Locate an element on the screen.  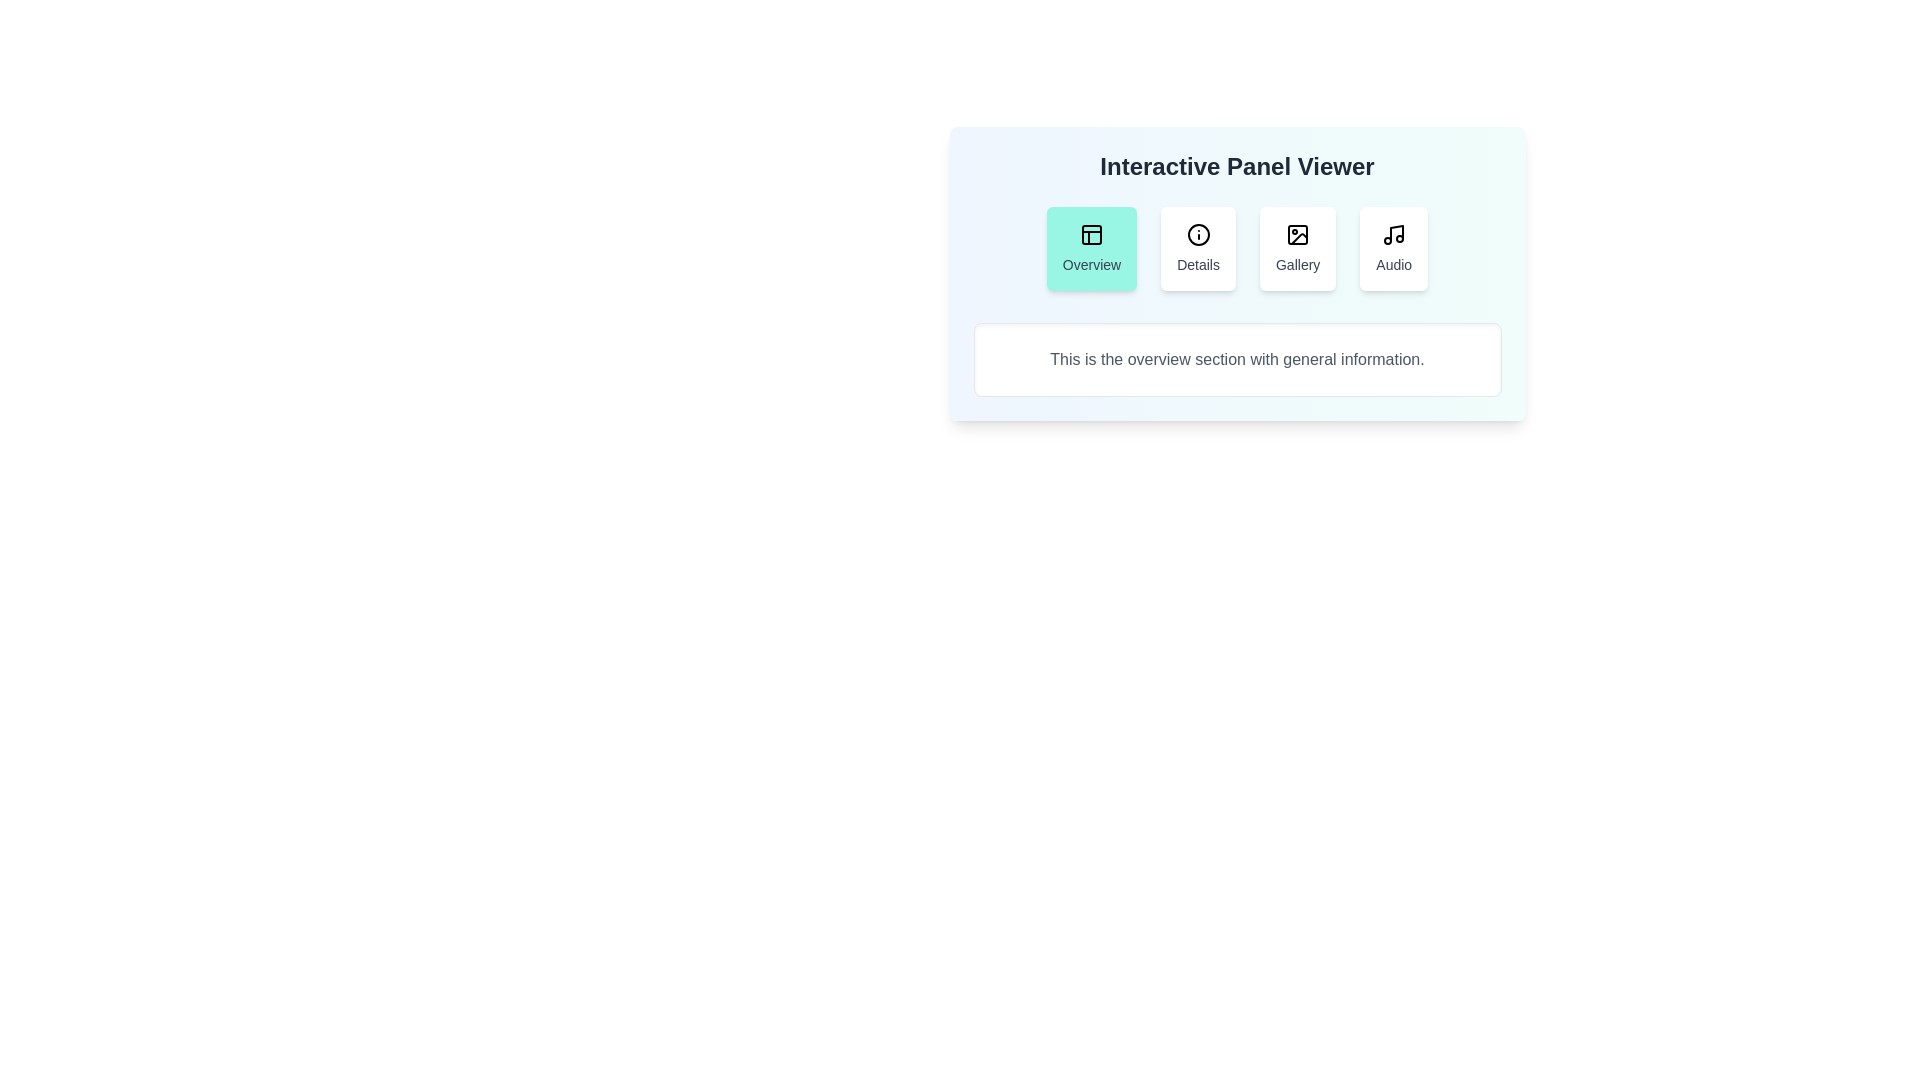
the text label that describes the associated interactive gallery button, located below the gallery image icon is located at coordinates (1298, 264).